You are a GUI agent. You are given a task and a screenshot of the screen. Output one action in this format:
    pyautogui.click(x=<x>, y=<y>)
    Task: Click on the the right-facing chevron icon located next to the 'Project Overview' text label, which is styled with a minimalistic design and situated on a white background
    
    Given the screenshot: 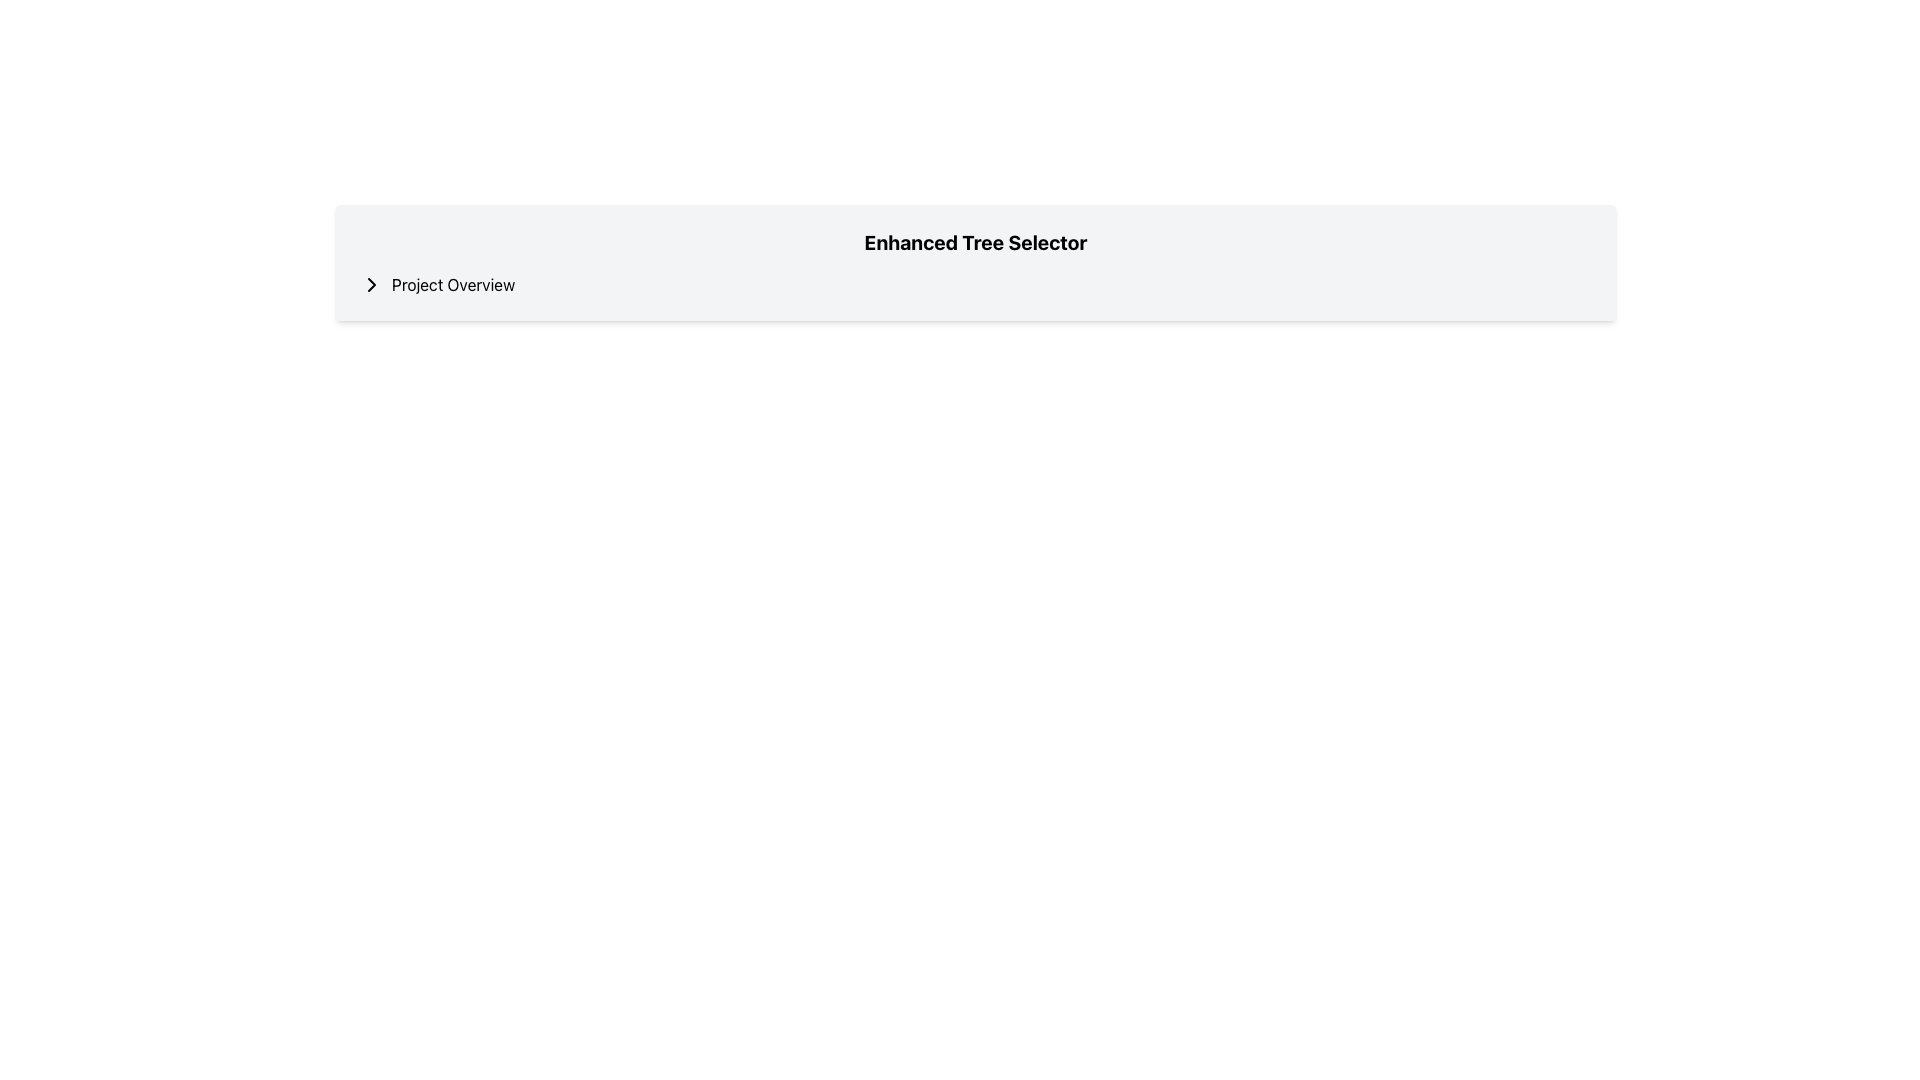 What is the action you would take?
    pyautogui.click(x=372, y=285)
    